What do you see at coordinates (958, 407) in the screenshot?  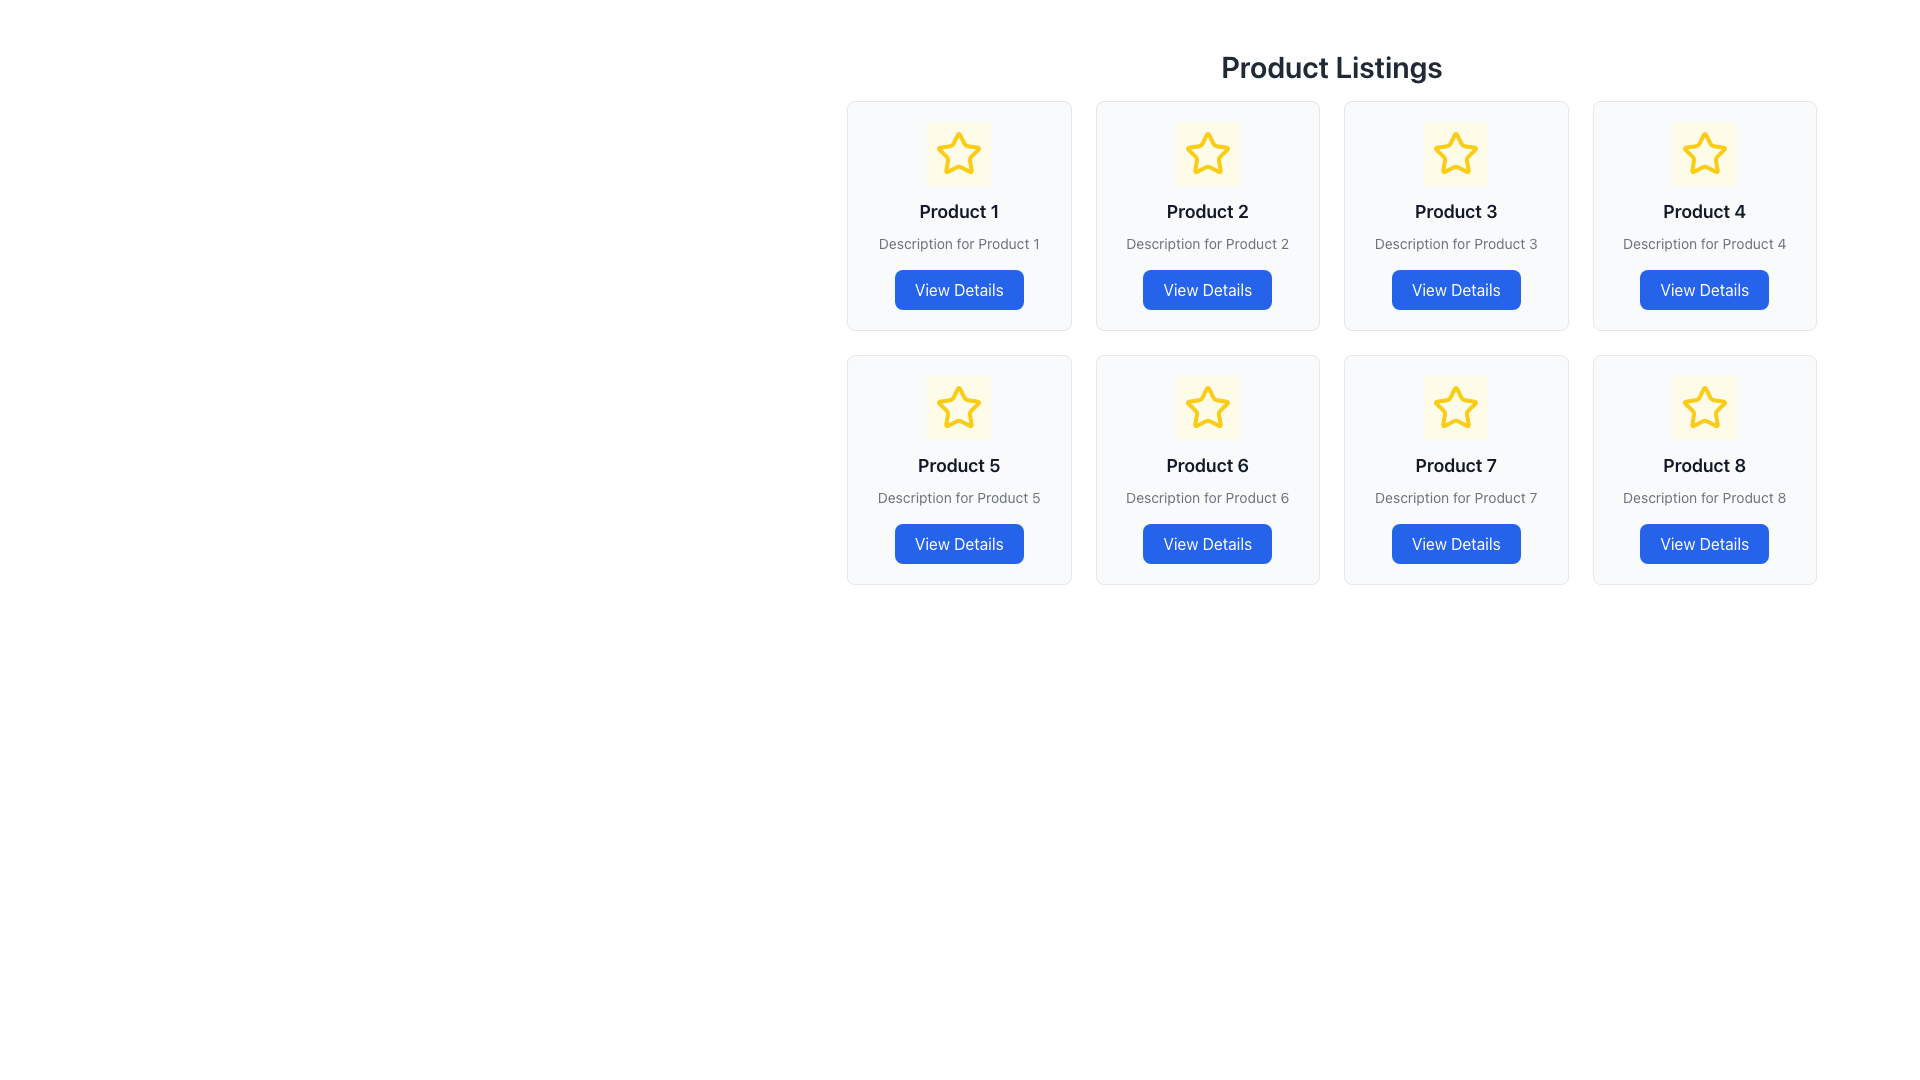 I see `the icon indicating the popularity or rating of 'Product 5', positioned at the top-center of the card` at bounding box center [958, 407].